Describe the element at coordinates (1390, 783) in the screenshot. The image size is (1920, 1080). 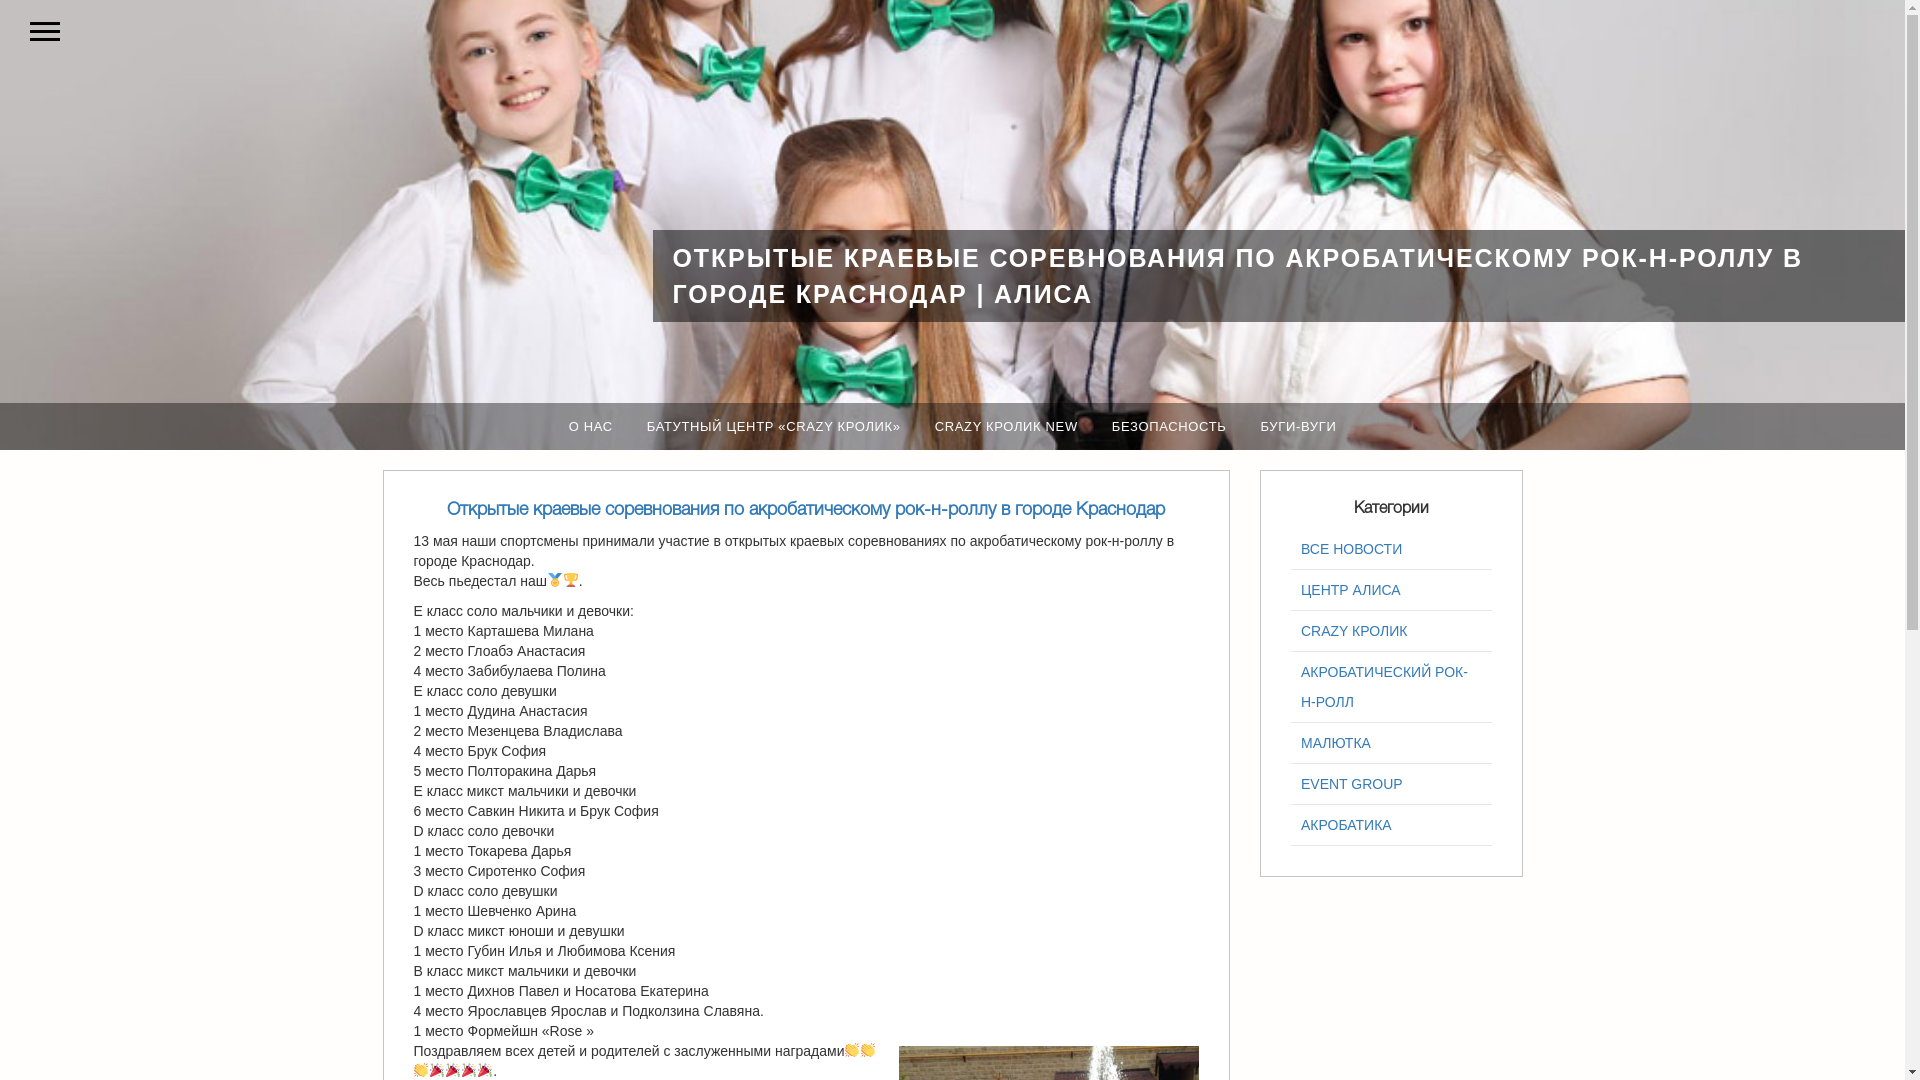
I see `'EVENT GROUP'` at that location.